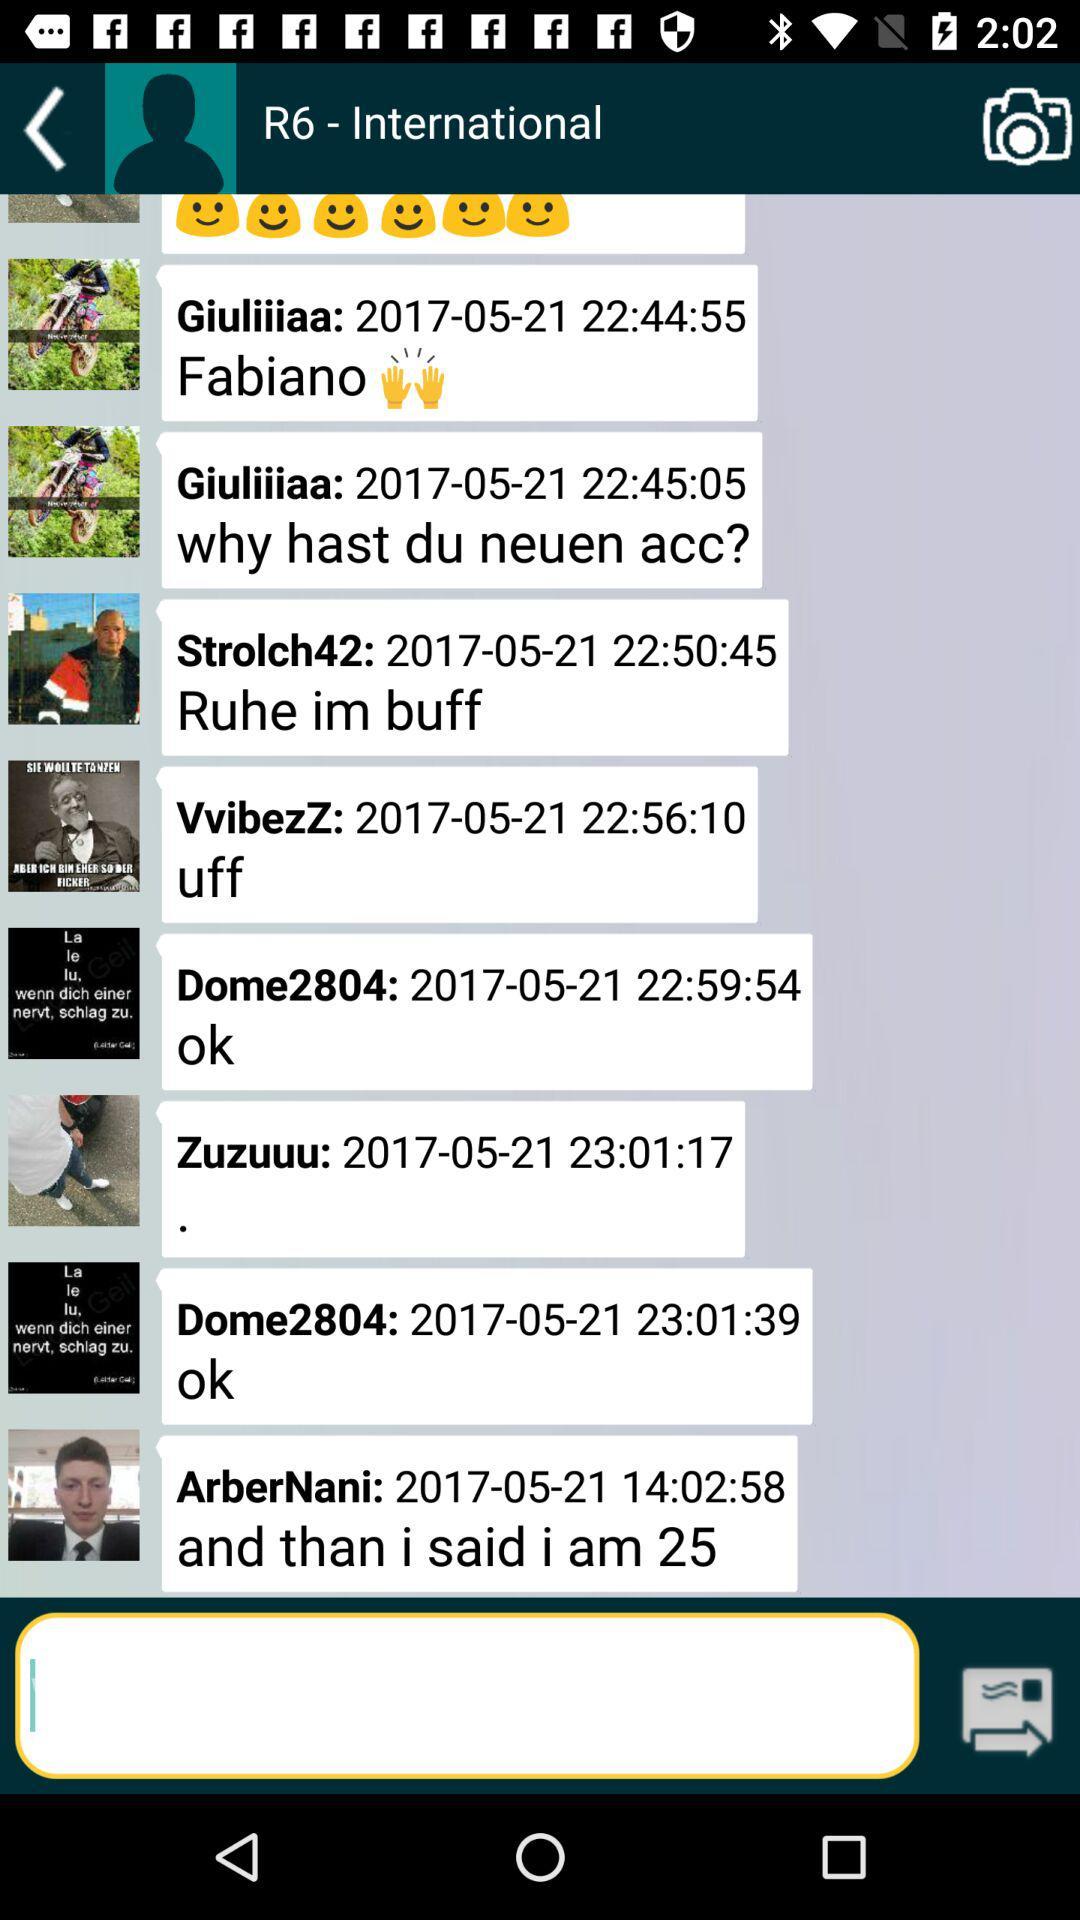 Image resolution: width=1080 pixels, height=1920 pixels. Describe the element at coordinates (1027, 128) in the screenshot. I see `share an image` at that location.